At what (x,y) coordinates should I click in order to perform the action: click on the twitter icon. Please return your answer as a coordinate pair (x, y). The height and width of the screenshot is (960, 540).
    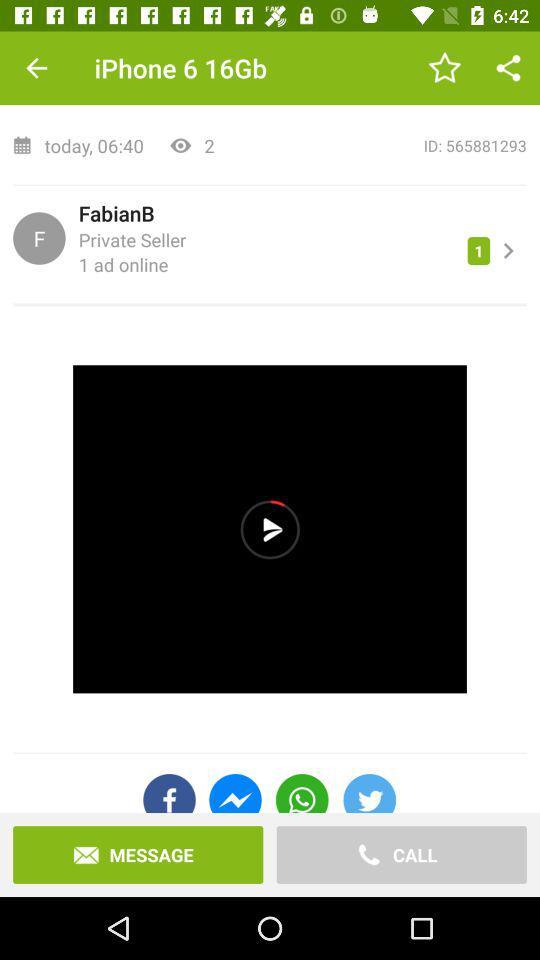
    Looking at the image, I should click on (368, 793).